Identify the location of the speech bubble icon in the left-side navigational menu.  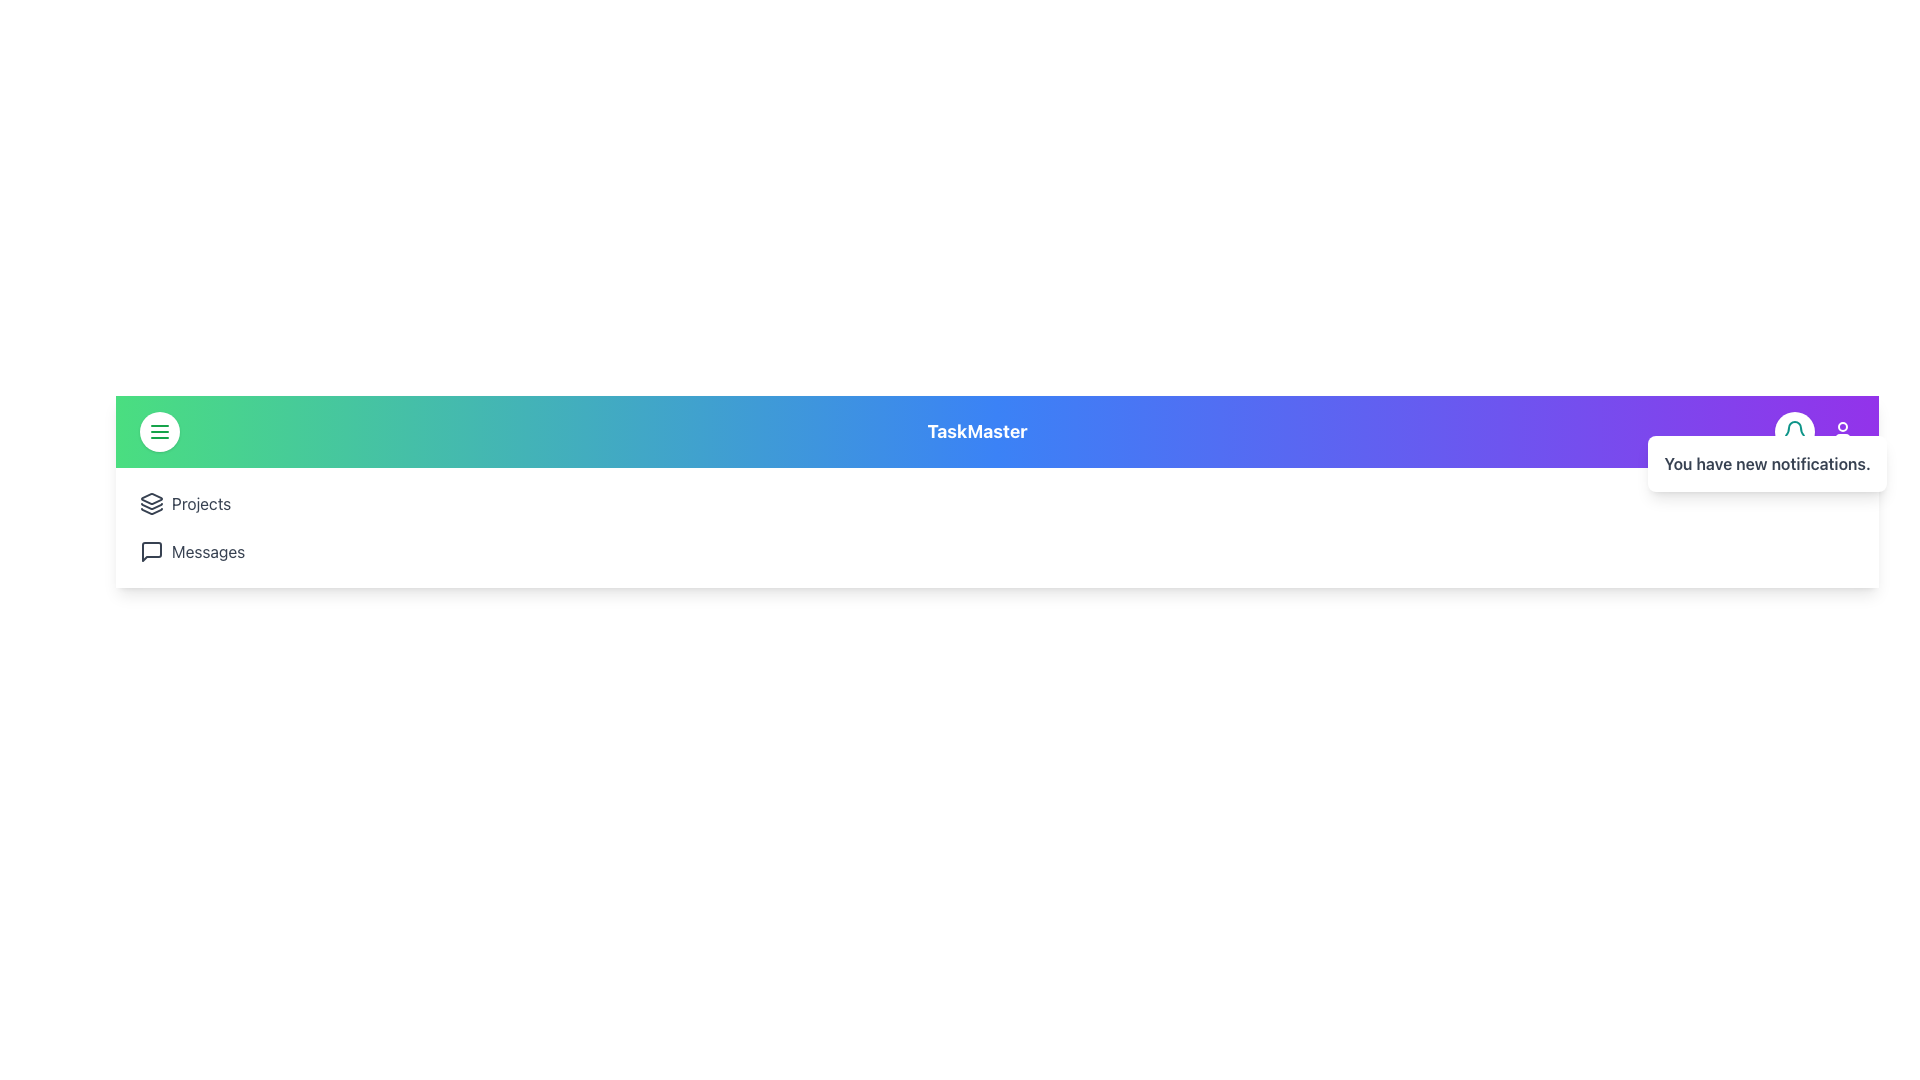
(151, 551).